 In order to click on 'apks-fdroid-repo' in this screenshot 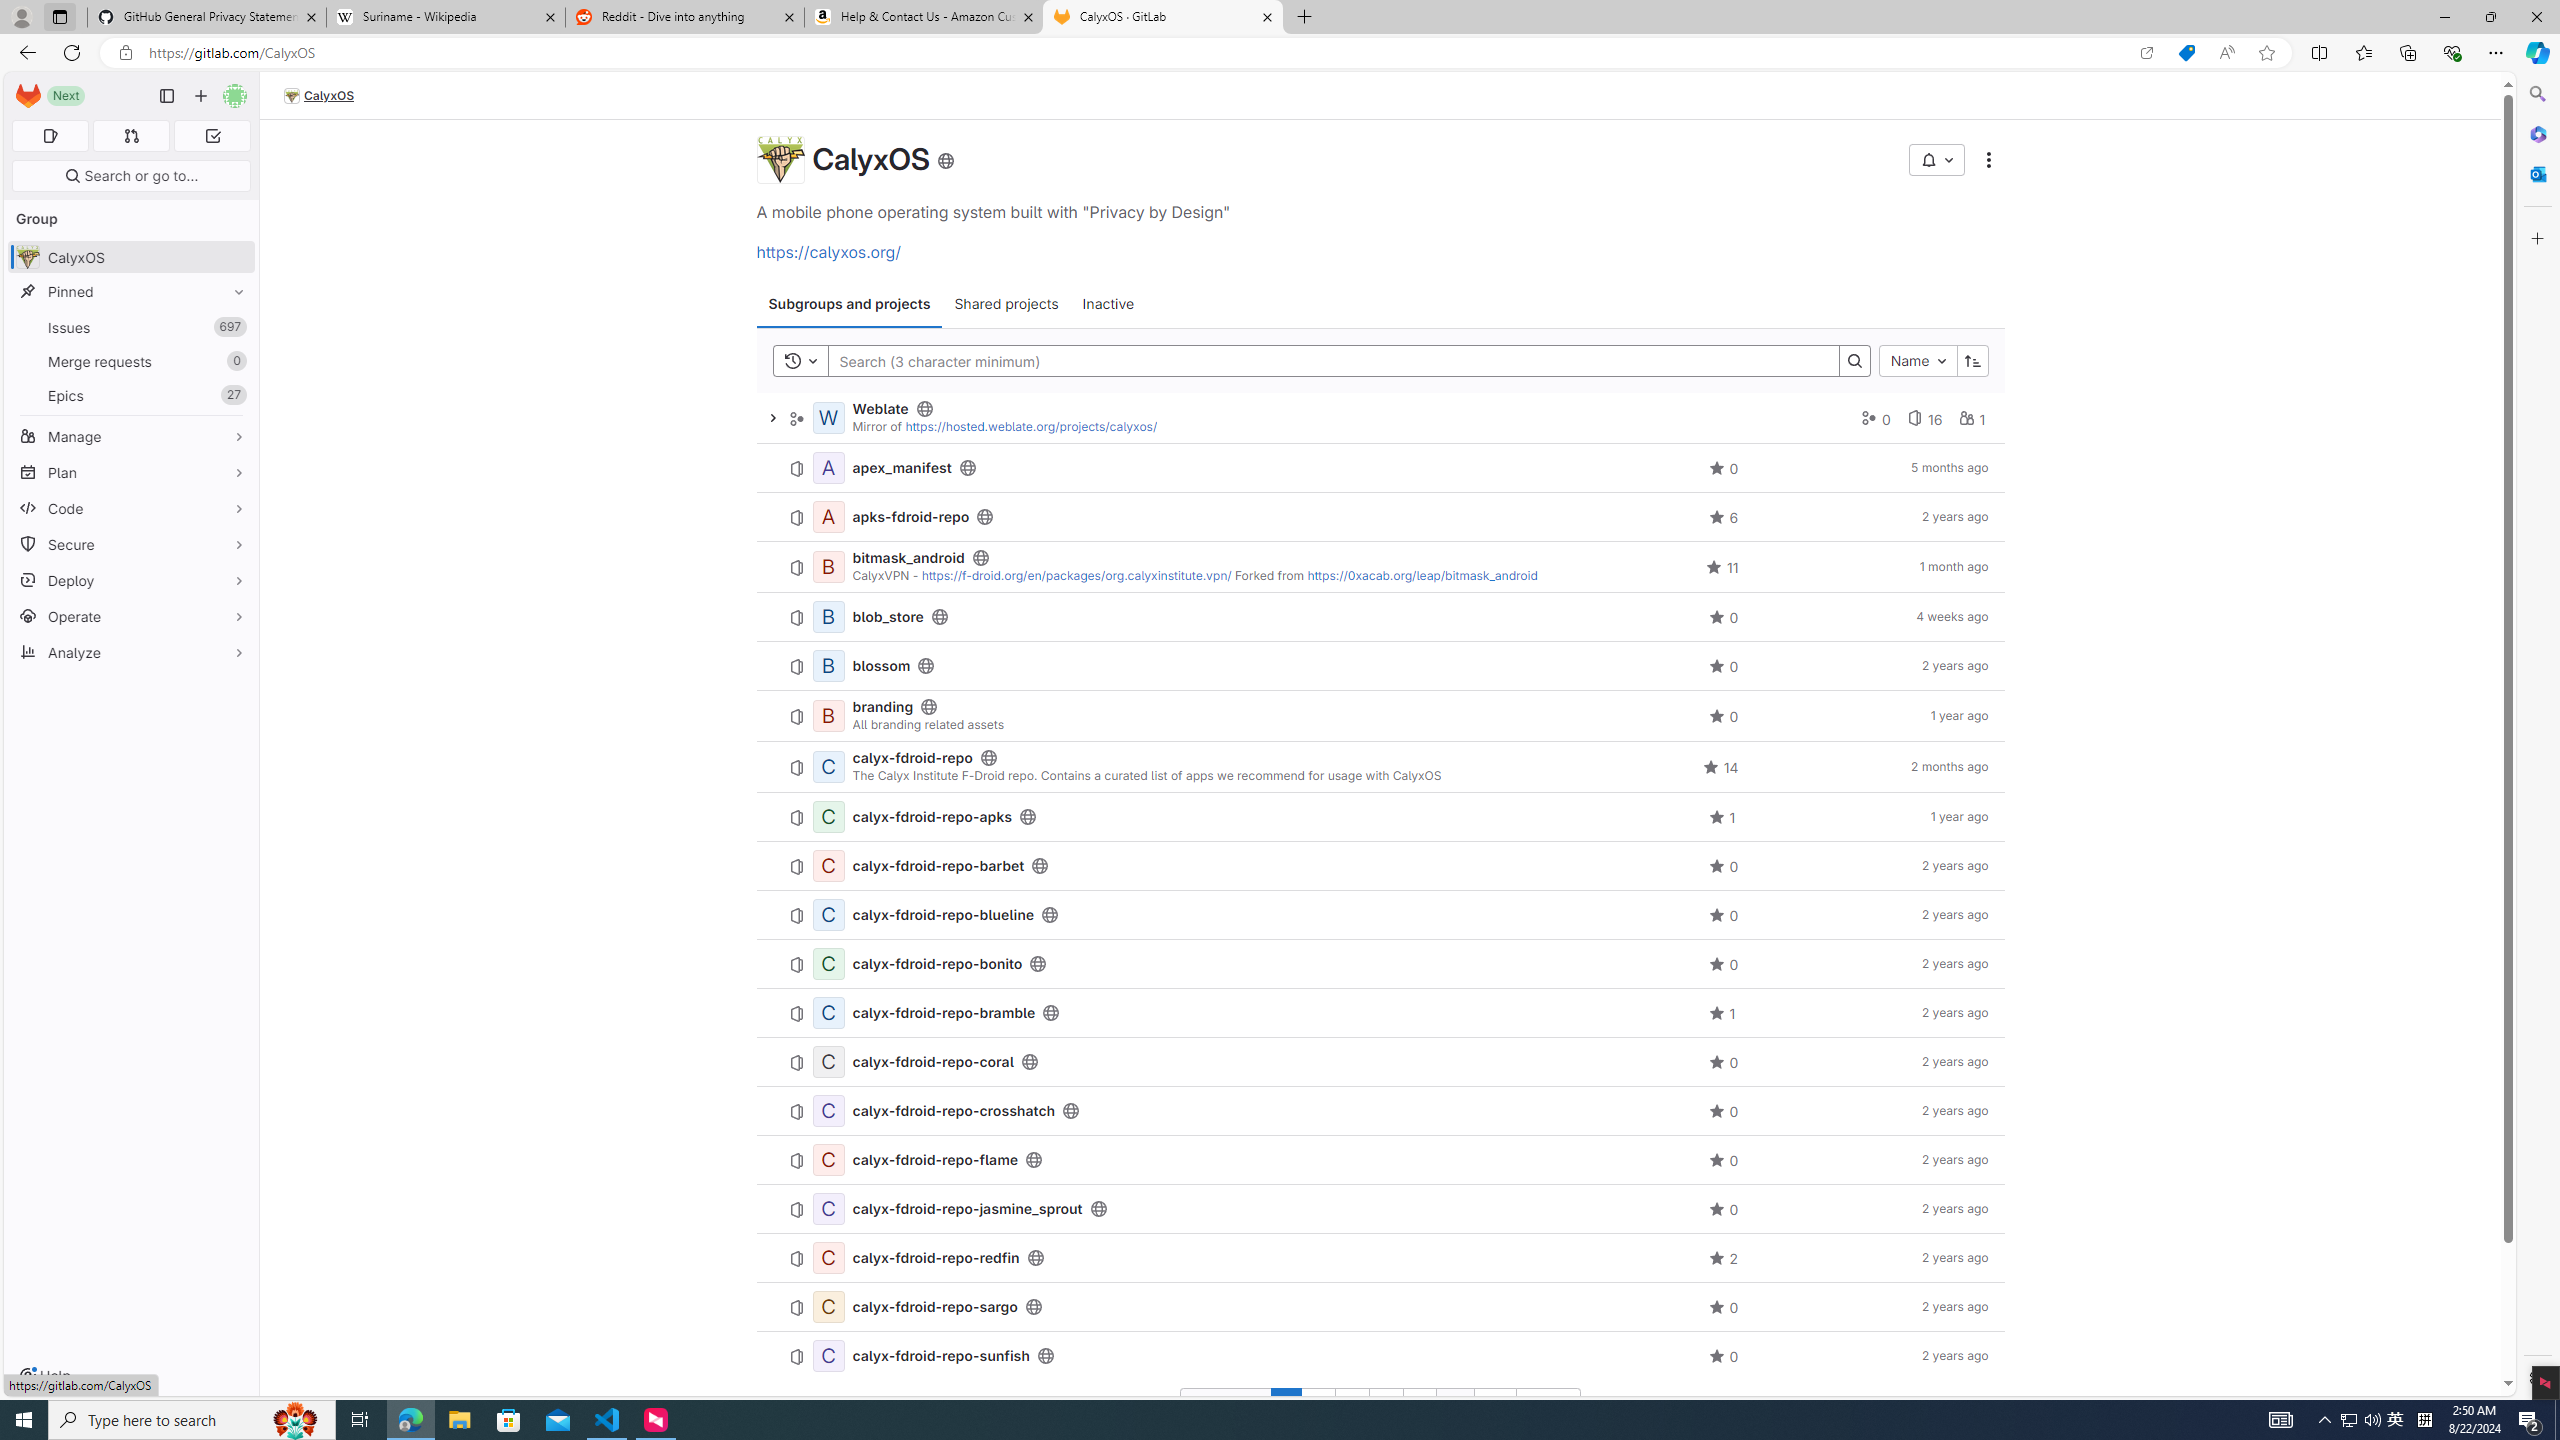, I will do `click(910, 516)`.